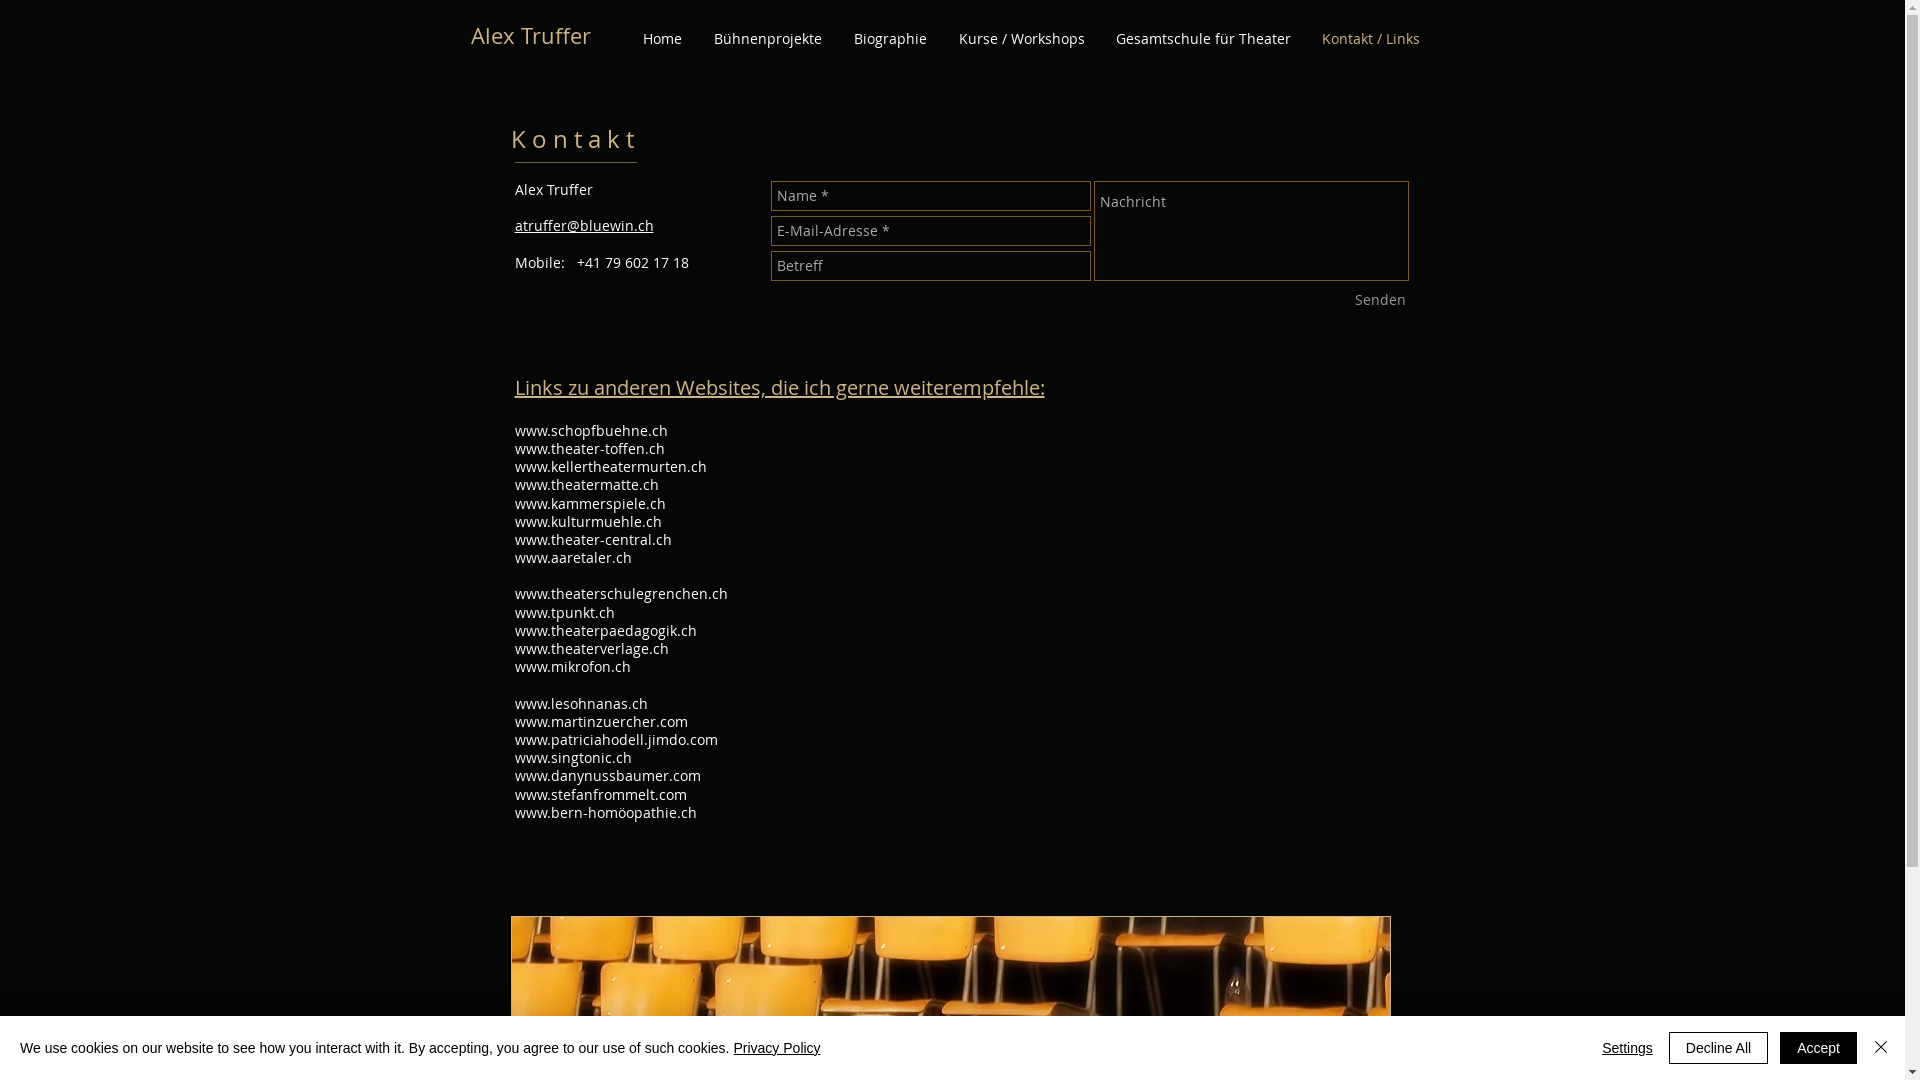  What do you see at coordinates (889, 38) in the screenshot?
I see `'Biographie'` at bounding box center [889, 38].